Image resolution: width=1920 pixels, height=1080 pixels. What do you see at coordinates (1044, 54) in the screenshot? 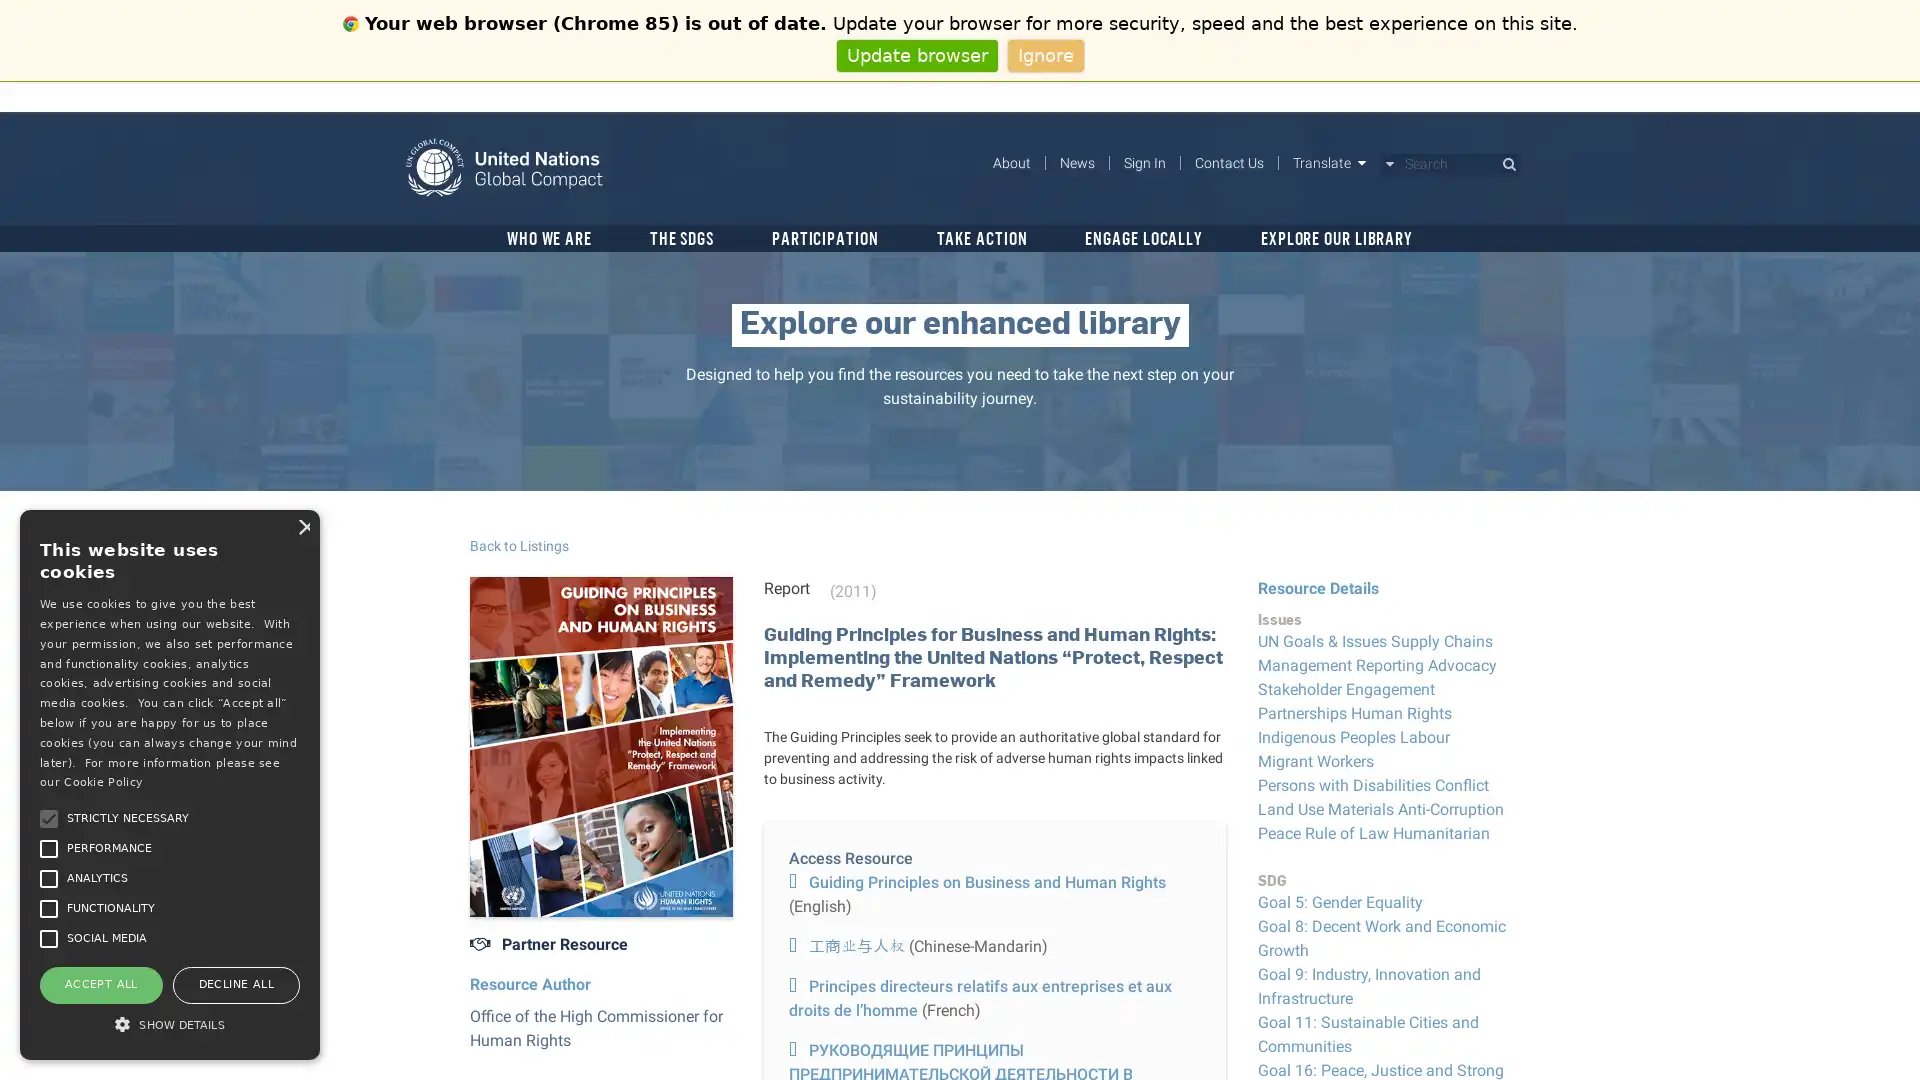
I see `Ignore` at bounding box center [1044, 54].